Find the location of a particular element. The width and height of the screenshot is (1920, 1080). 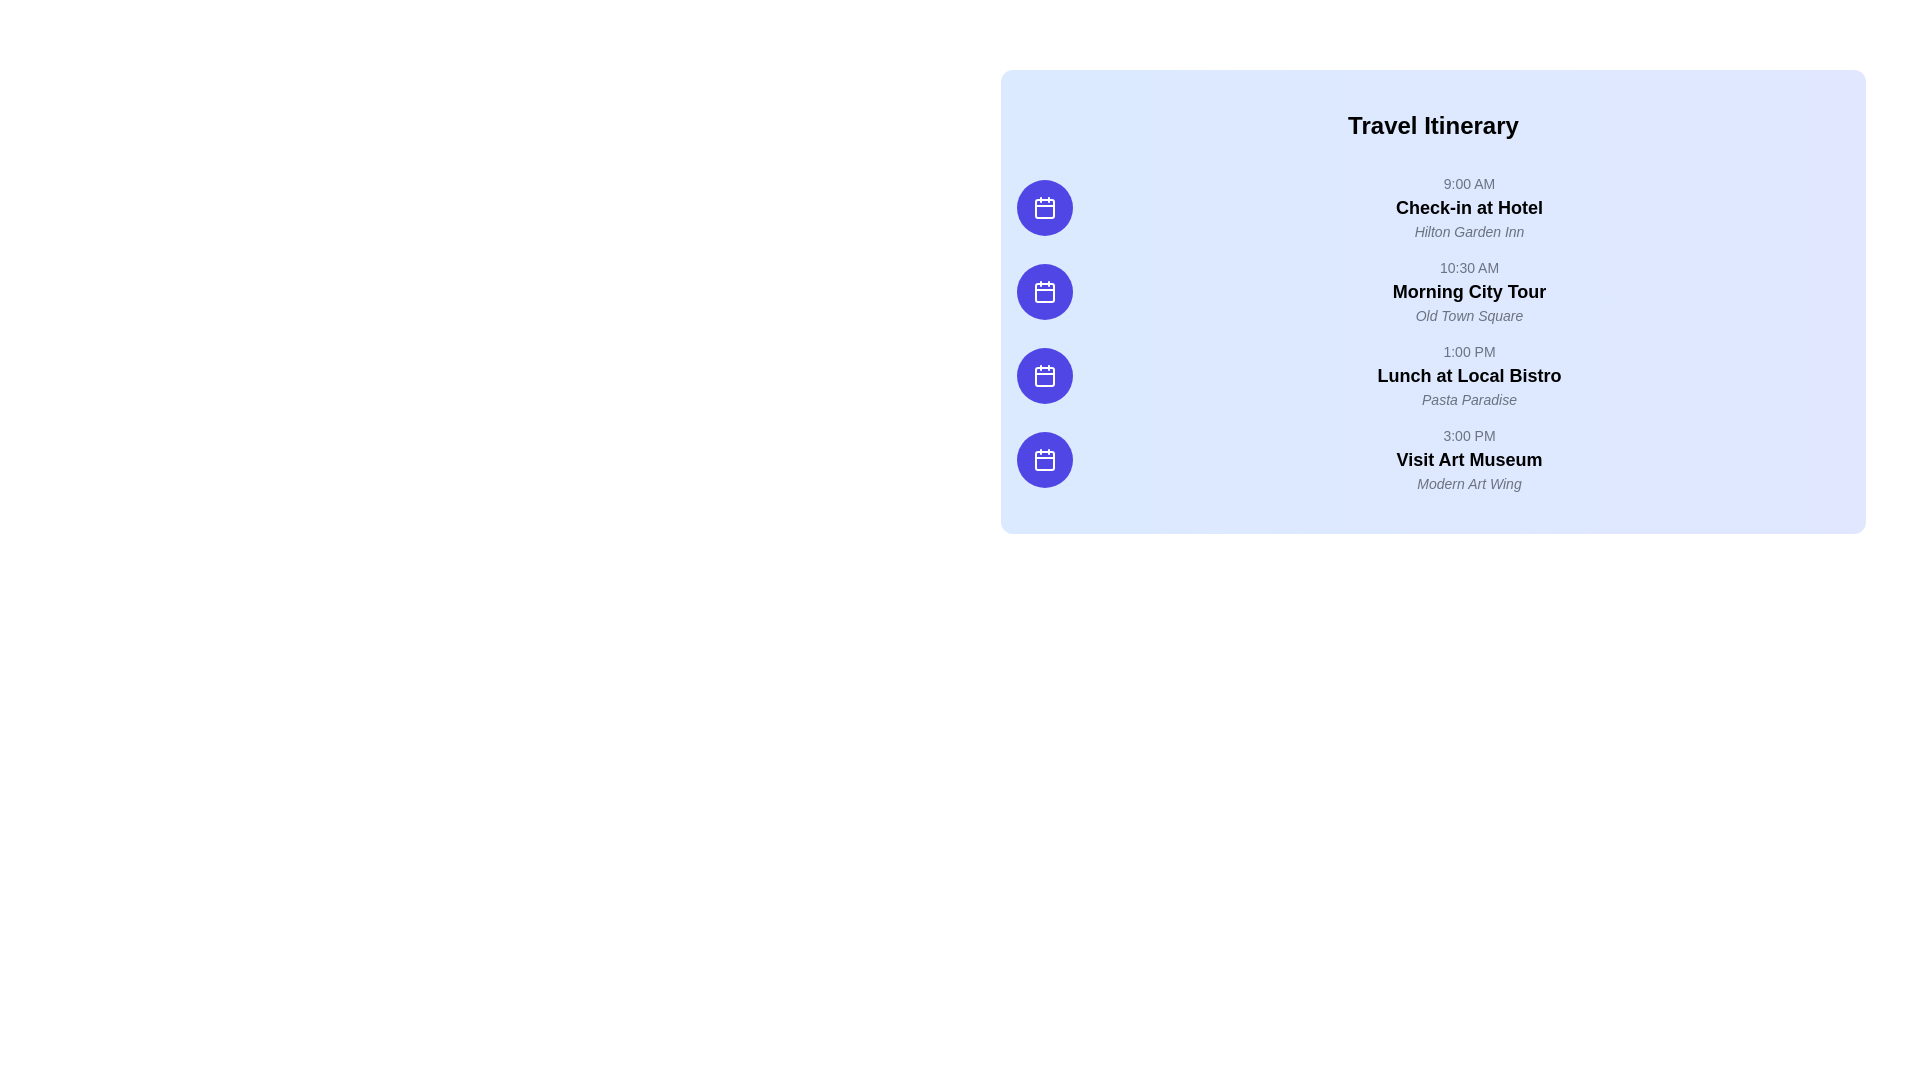

the schedule entry for 'Lunch at Local Bistro' at '1:00 PM' for more details is located at coordinates (1469, 375).